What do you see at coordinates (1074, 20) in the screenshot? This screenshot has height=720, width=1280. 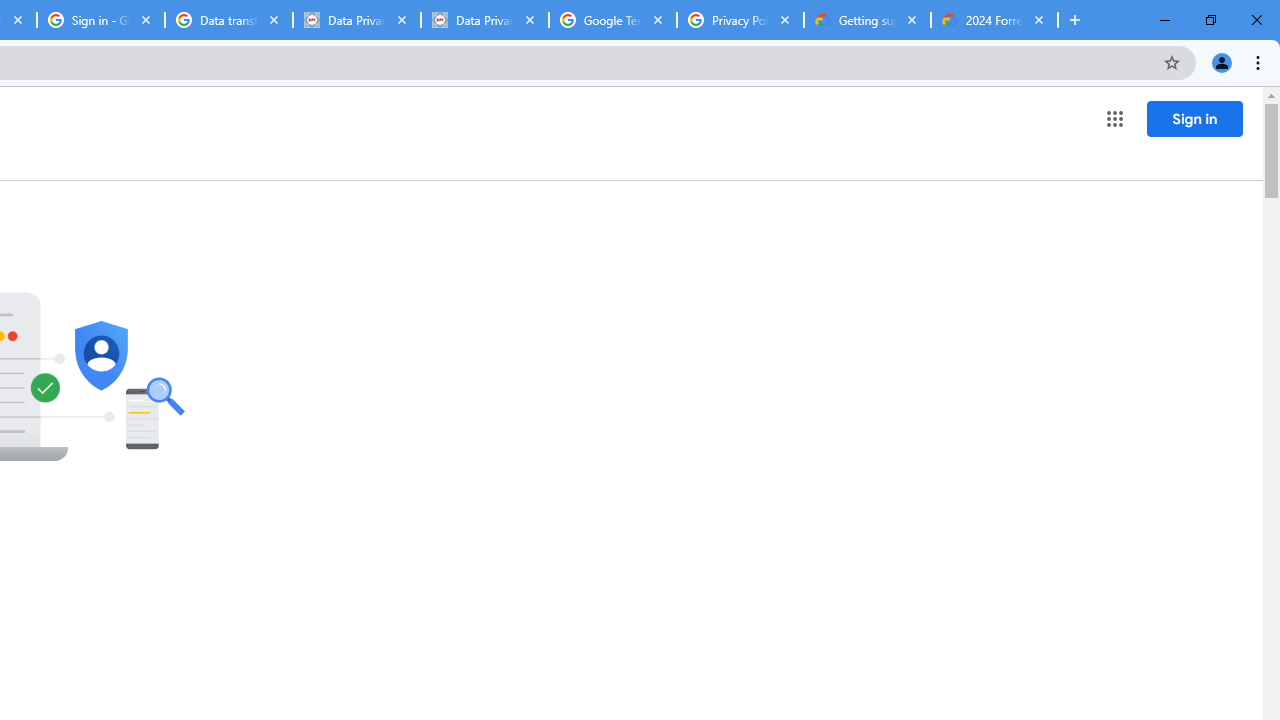 I see `'New Tab'` at bounding box center [1074, 20].